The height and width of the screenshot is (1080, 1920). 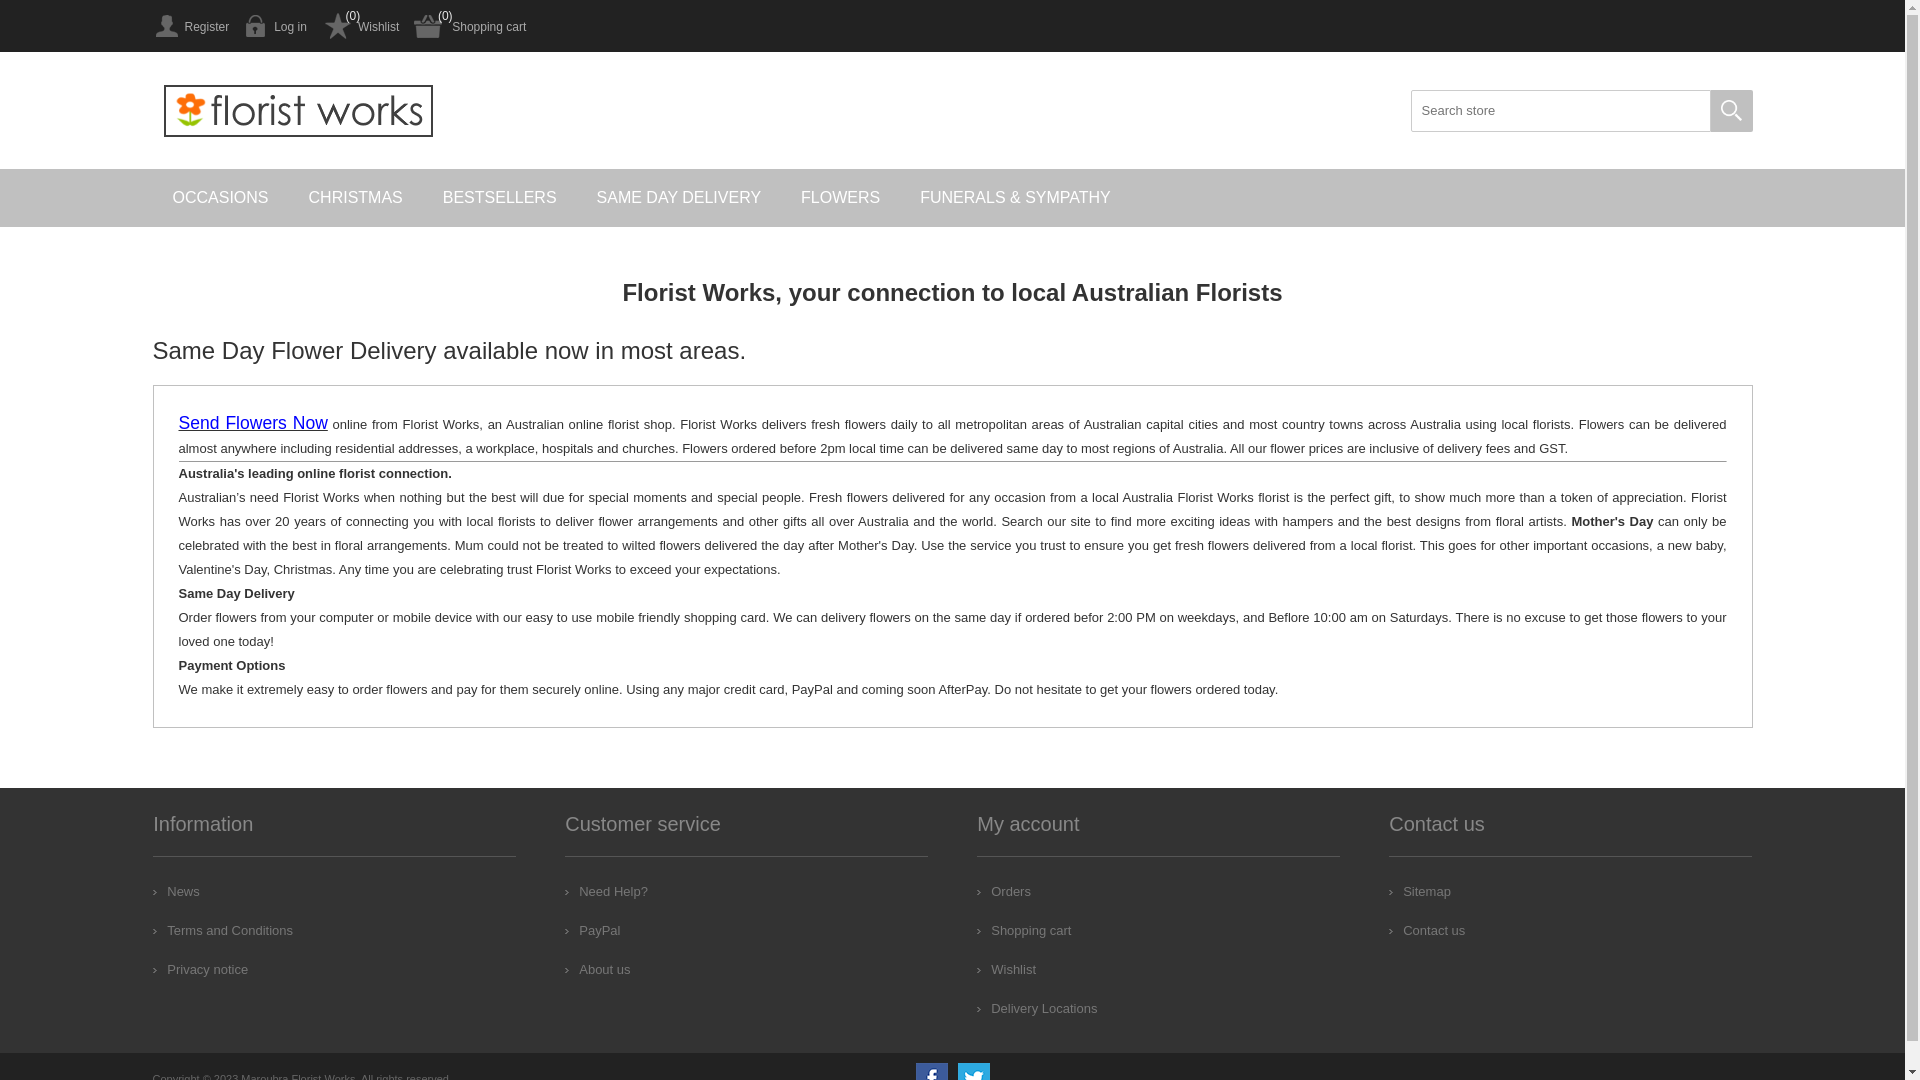 What do you see at coordinates (605, 890) in the screenshot?
I see `'Need Help?'` at bounding box center [605, 890].